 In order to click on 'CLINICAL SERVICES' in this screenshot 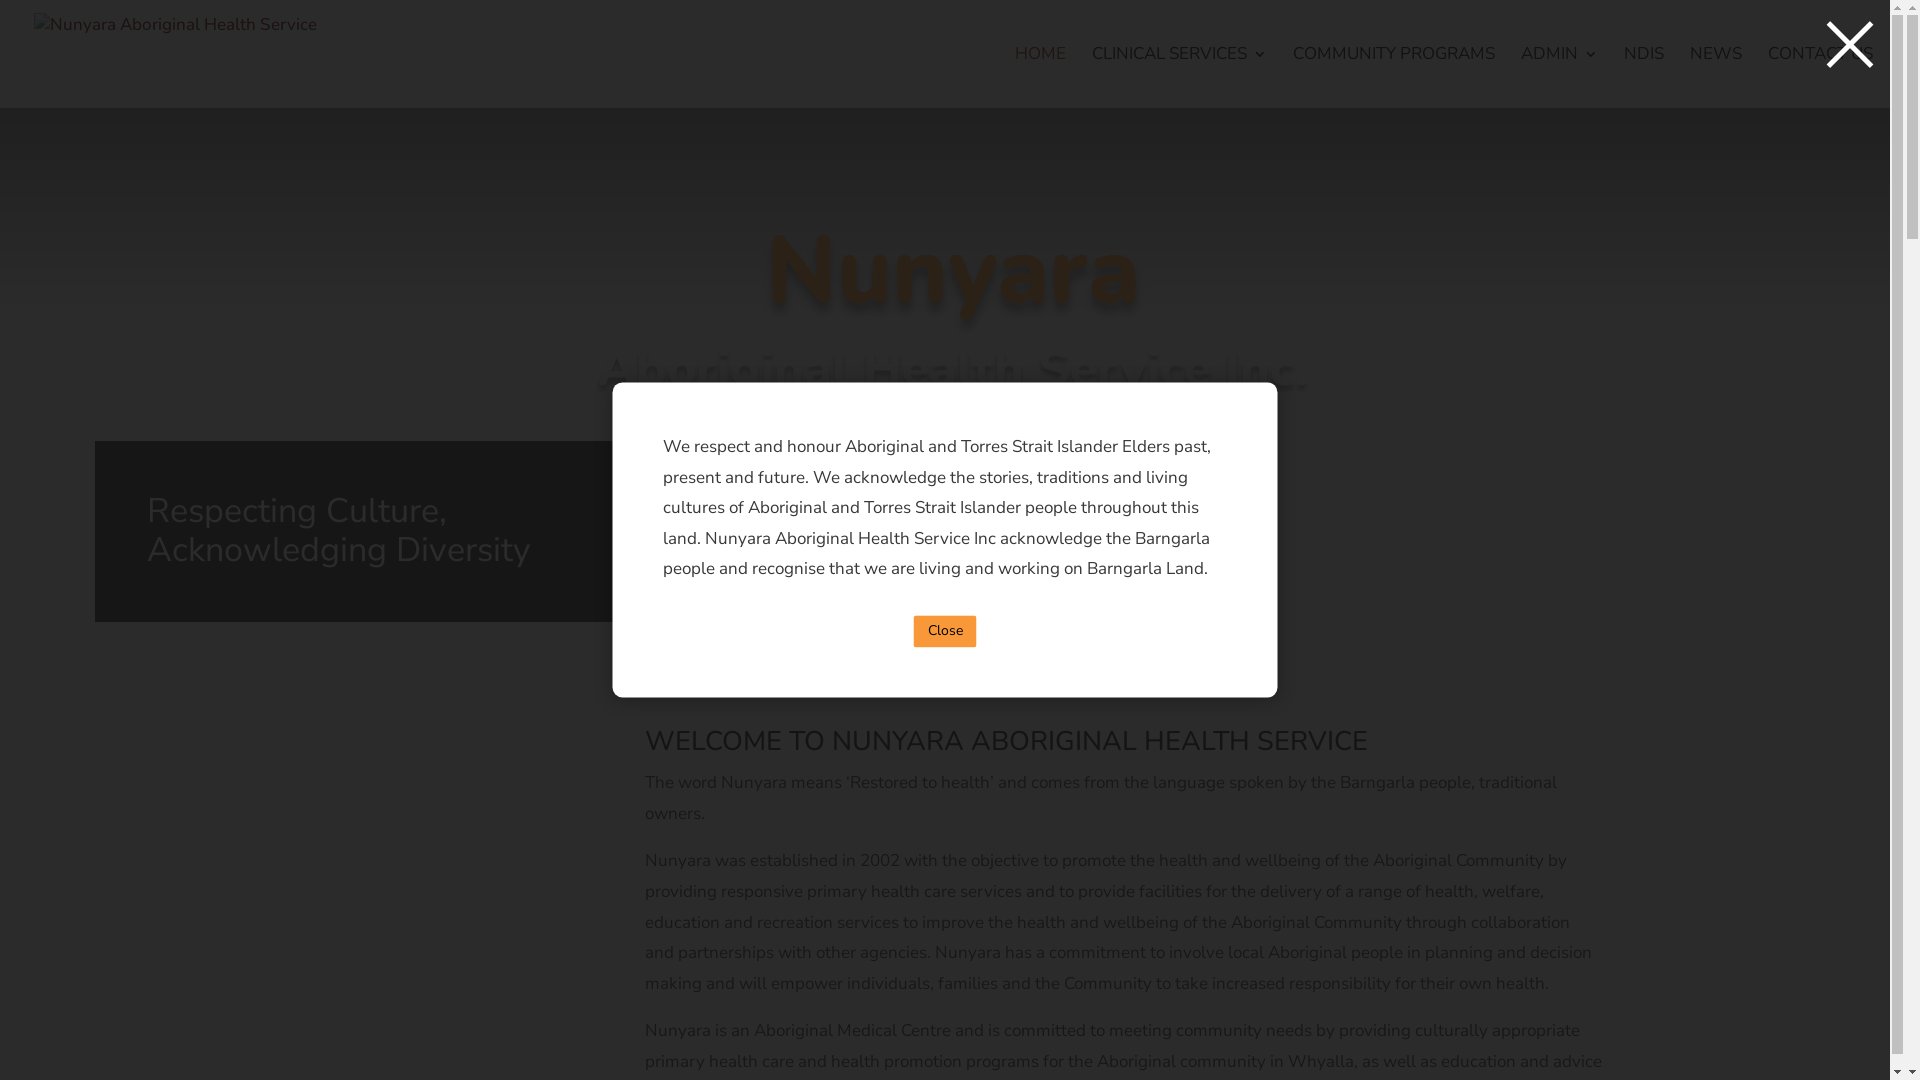, I will do `click(1090, 76)`.